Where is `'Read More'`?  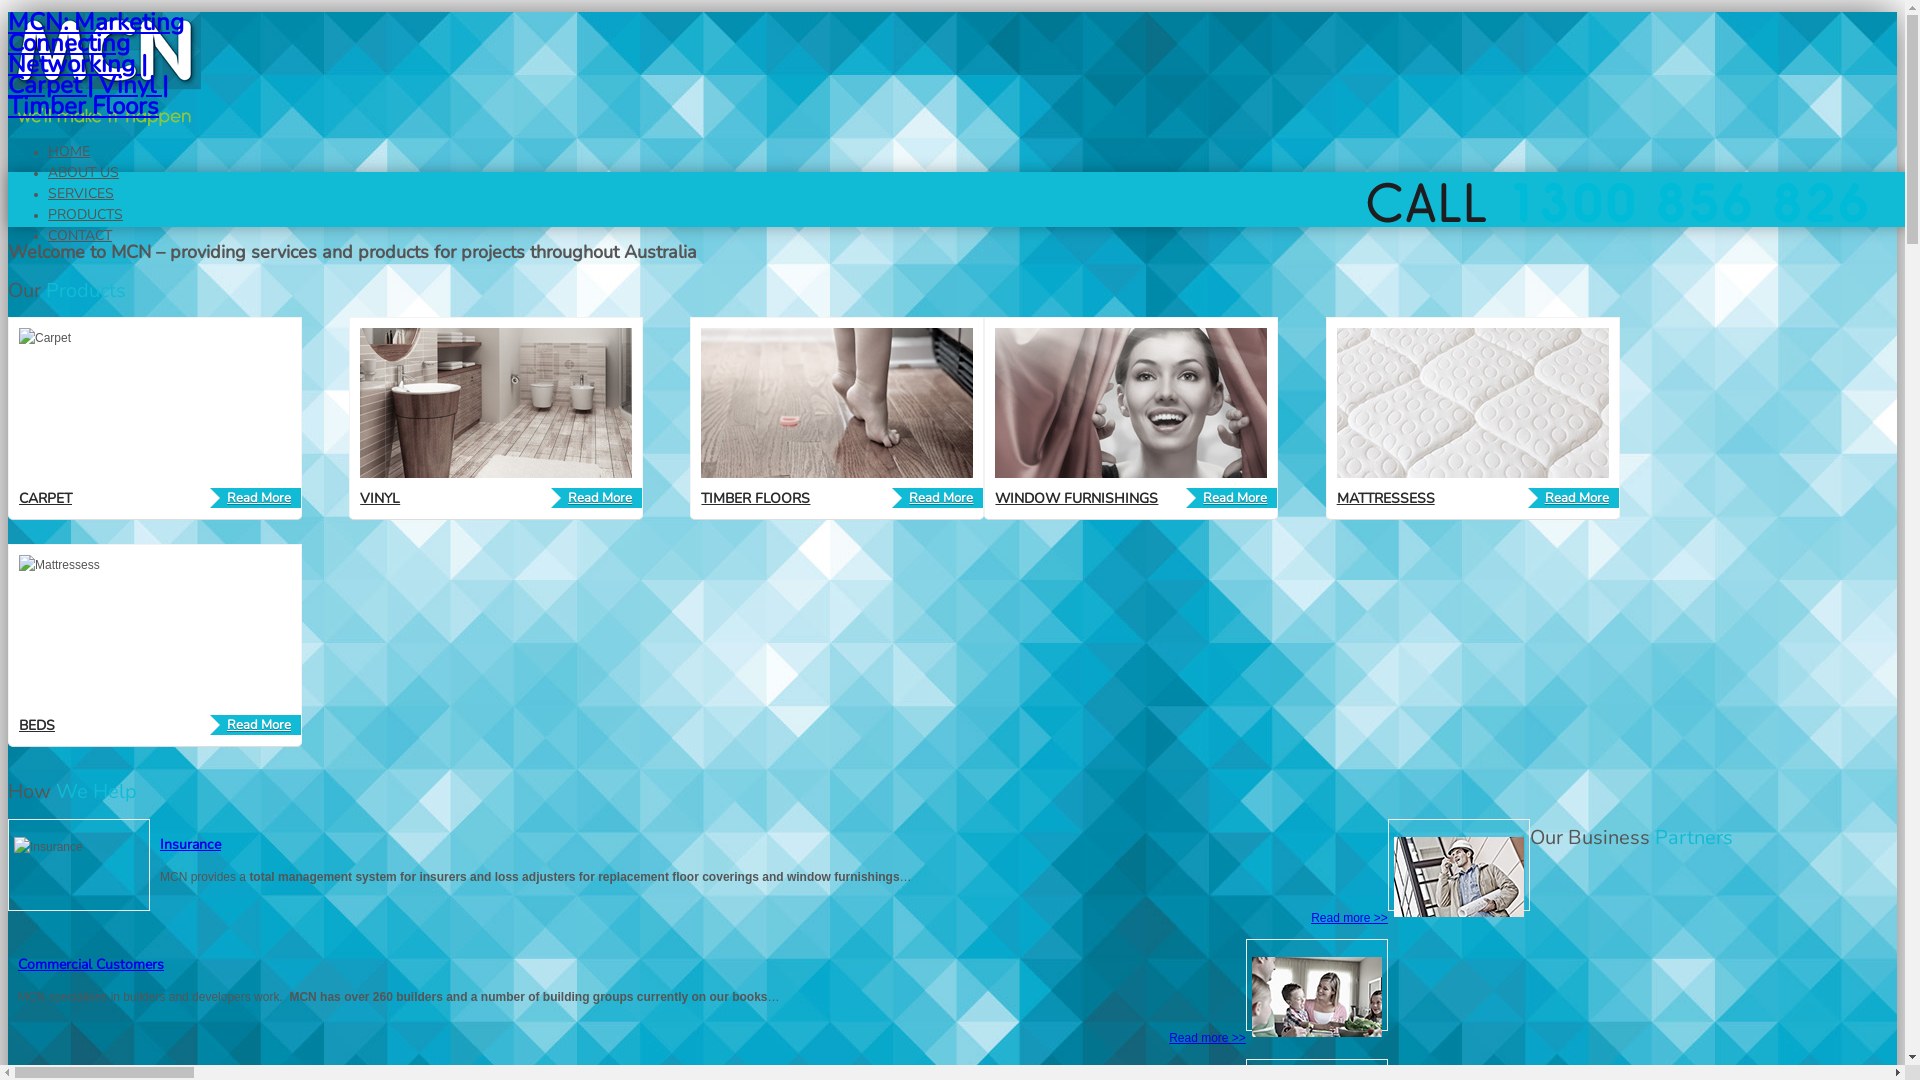 'Read More' is located at coordinates (254, 496).